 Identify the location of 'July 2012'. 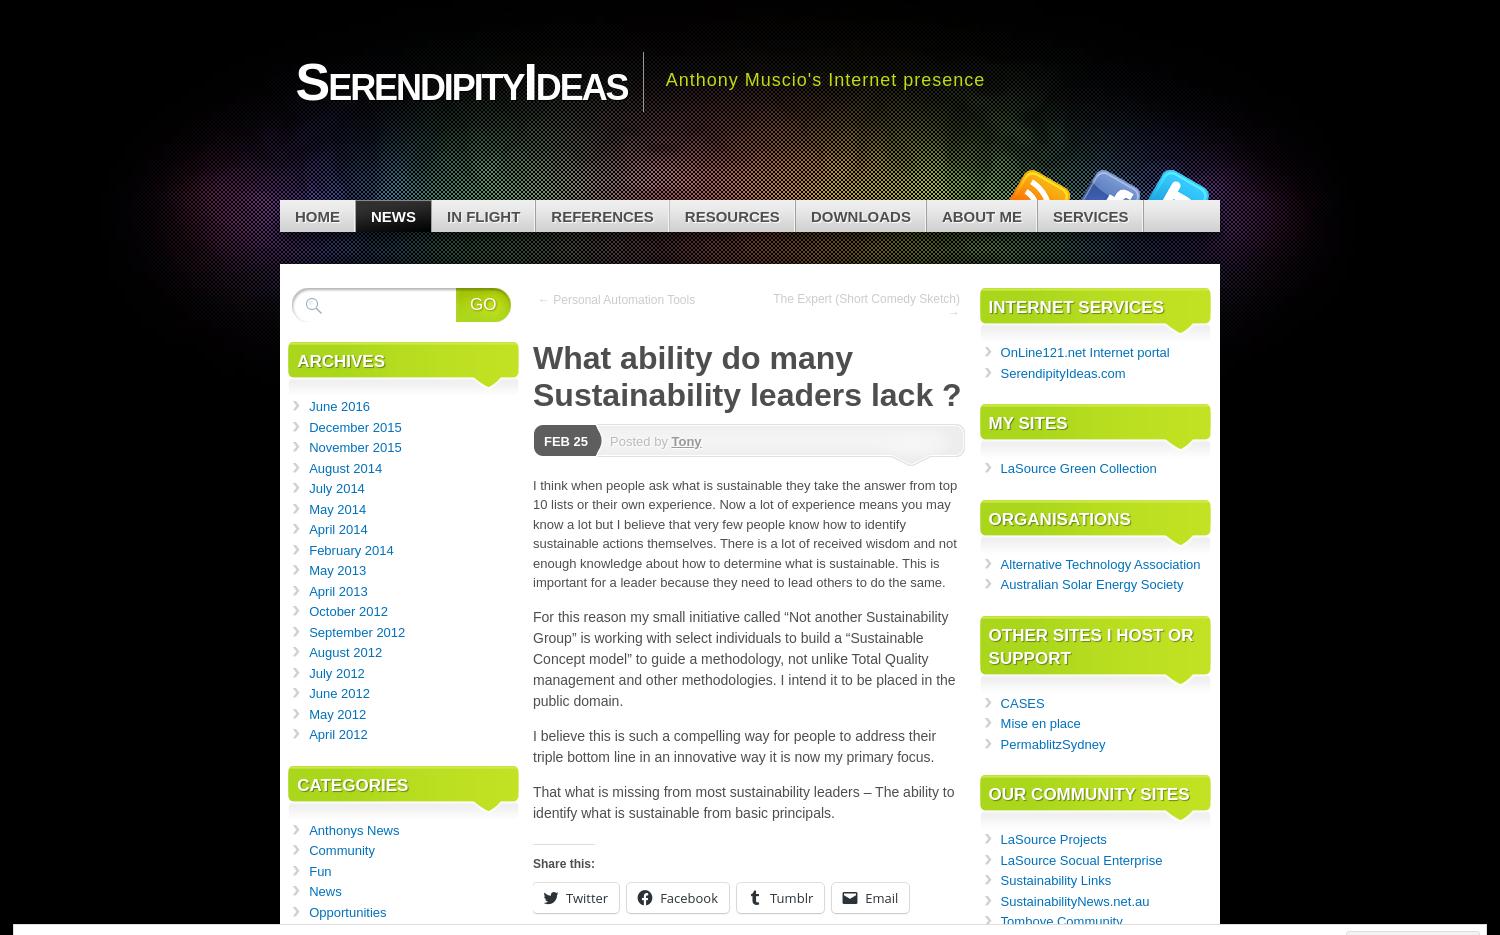
(335, 672).